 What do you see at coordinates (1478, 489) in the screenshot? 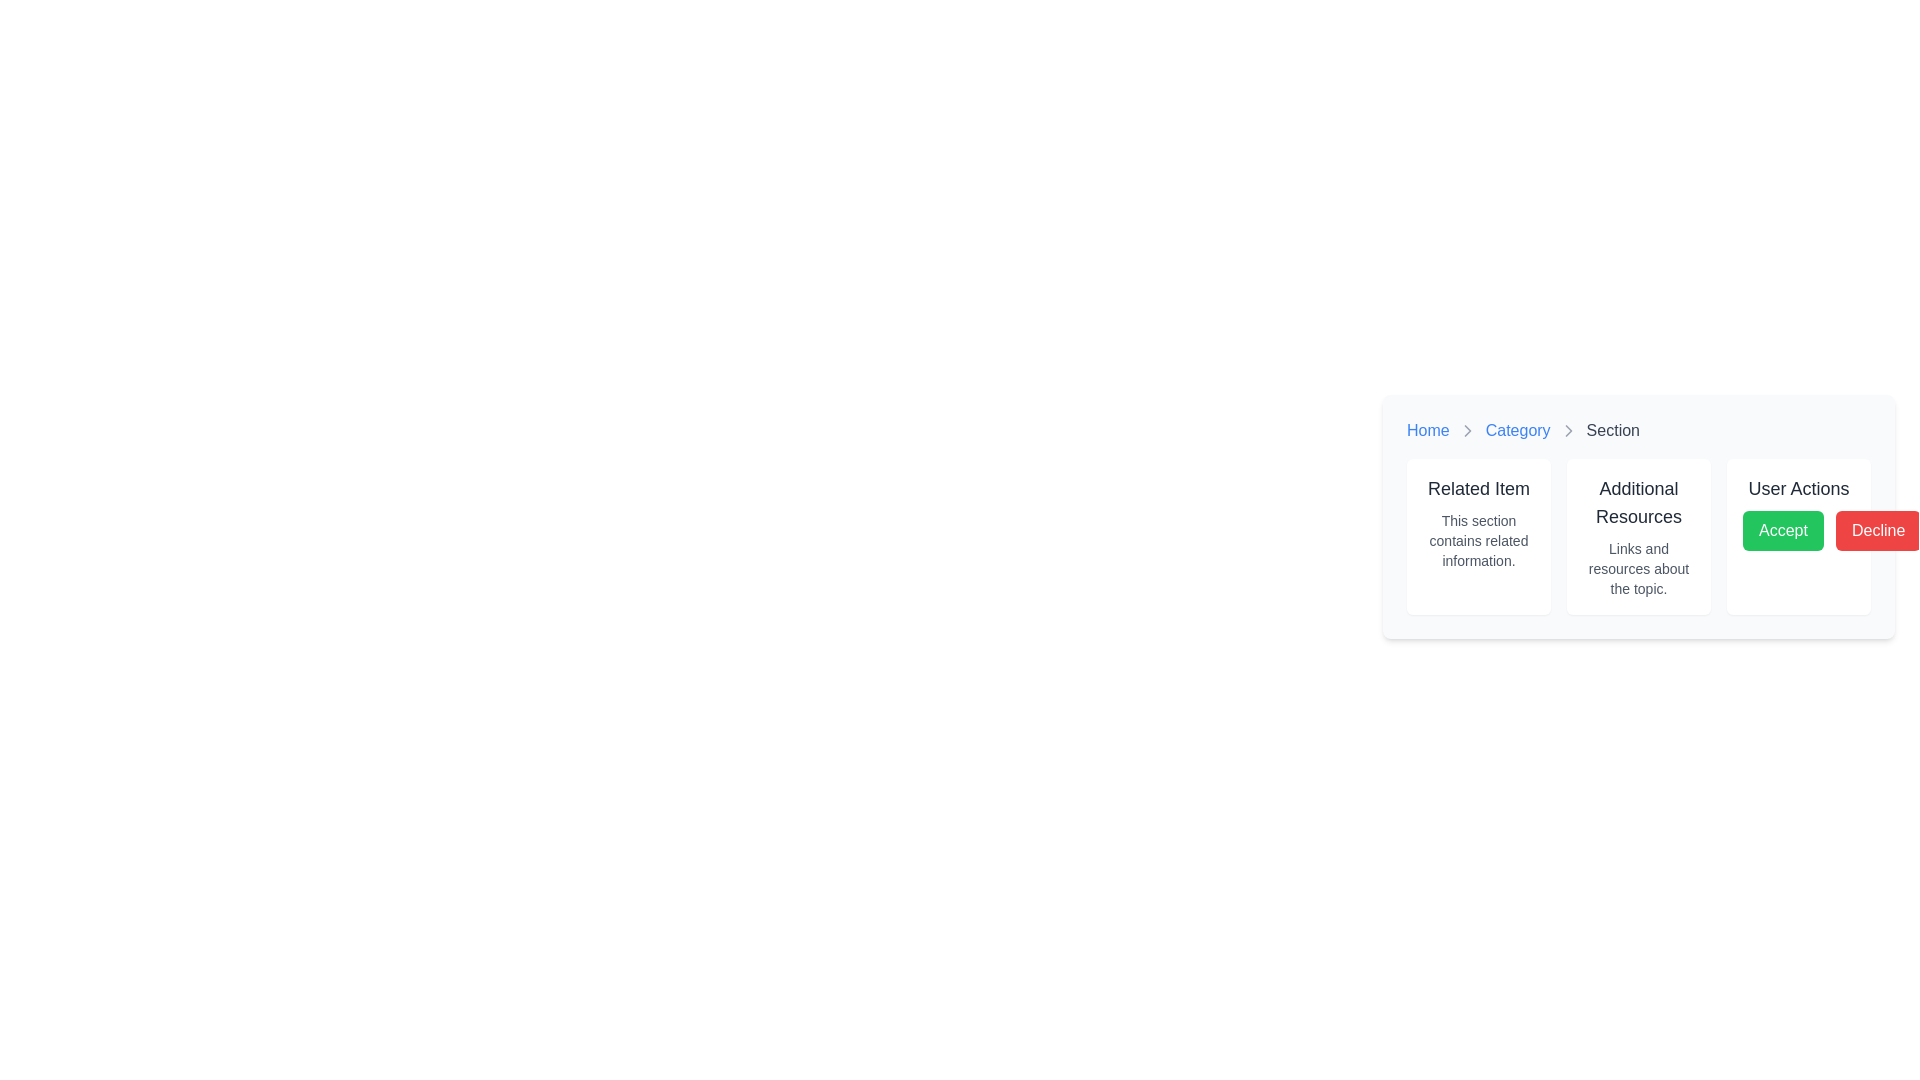
I see `the 'Related Item' text label, which is a bold, medium-sized dark gray text located at the top-left section of a rounded, shadowed white card` at bounding box center [1478, 489].